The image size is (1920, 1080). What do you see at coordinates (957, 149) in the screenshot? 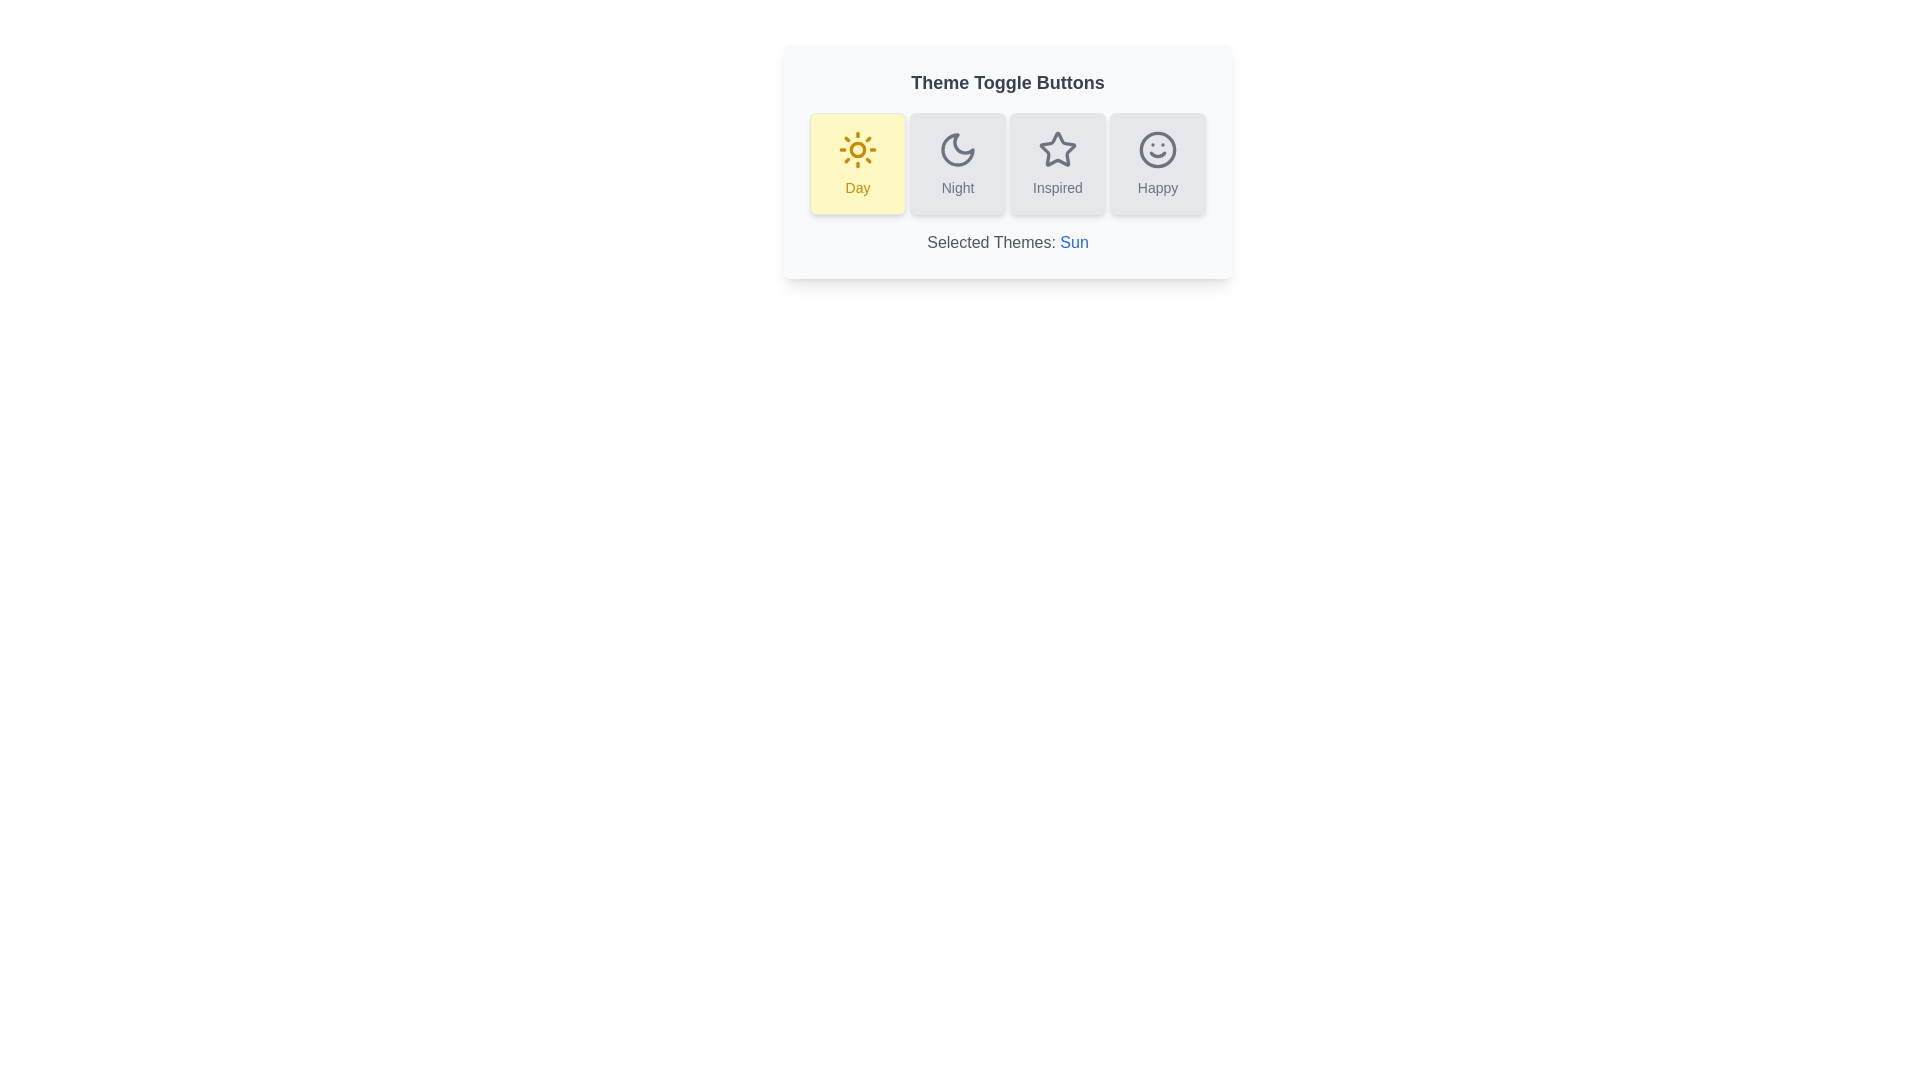
I see `the moon-shaped icon inside the 'Night' themed toggle button` at bounding box center [957, 149].